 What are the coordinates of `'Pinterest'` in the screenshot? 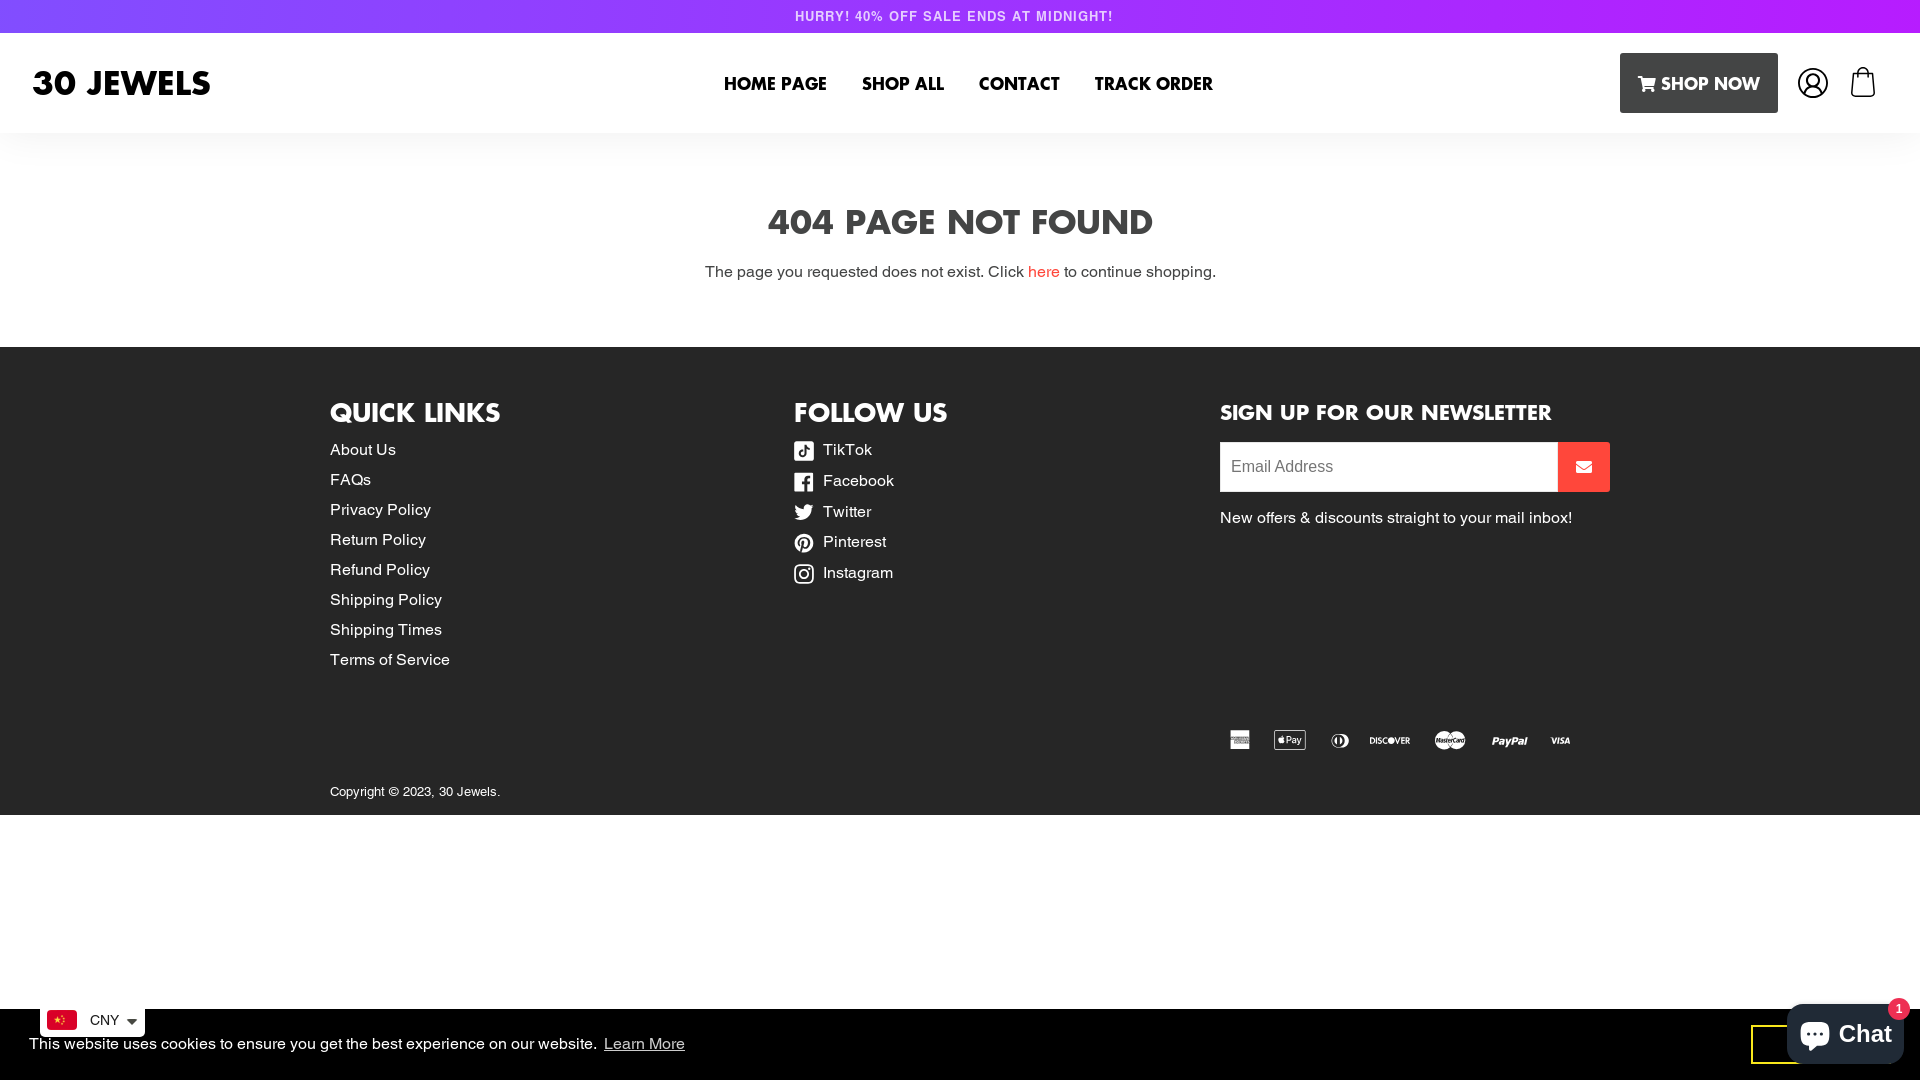 It's located at (840, 541).